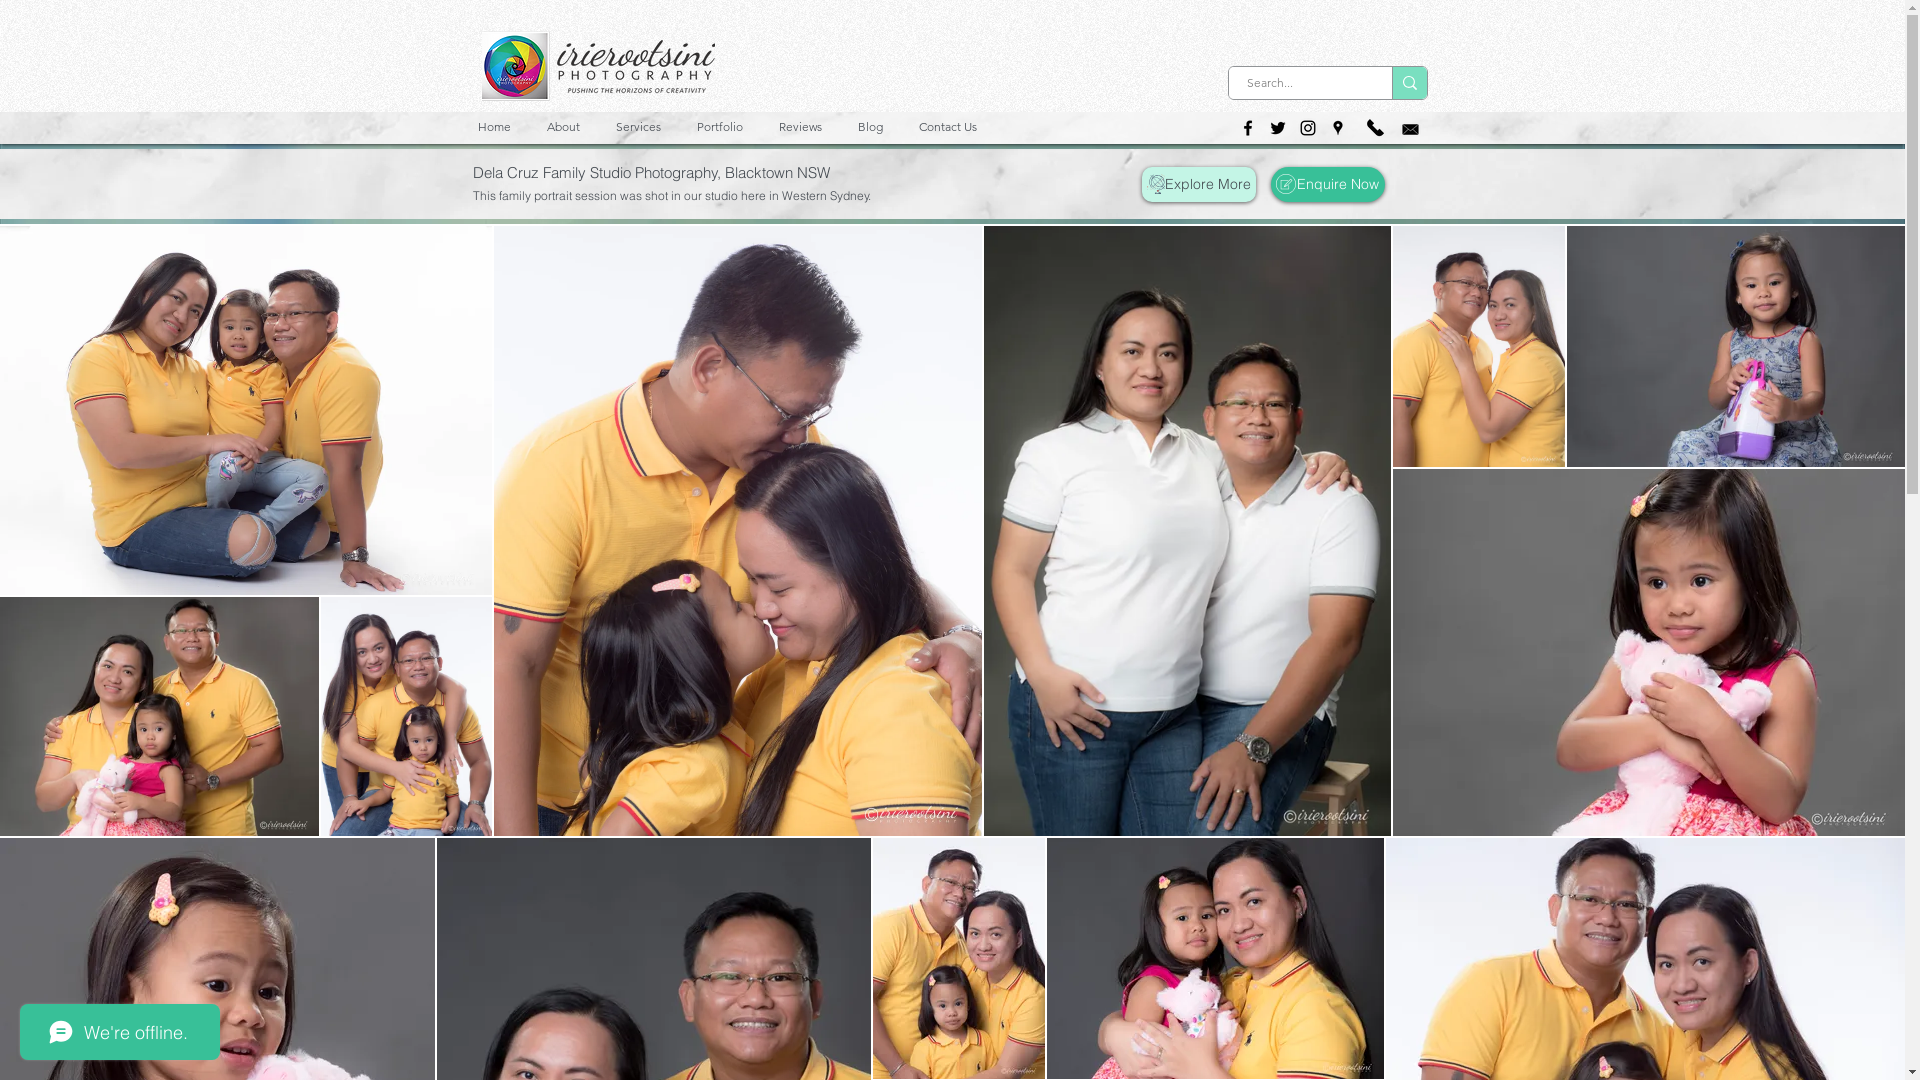  What do you see at coordinates (481, 64) in the screenshot?
I see `'Goto Home Page'` at bounding box center [481, 64].